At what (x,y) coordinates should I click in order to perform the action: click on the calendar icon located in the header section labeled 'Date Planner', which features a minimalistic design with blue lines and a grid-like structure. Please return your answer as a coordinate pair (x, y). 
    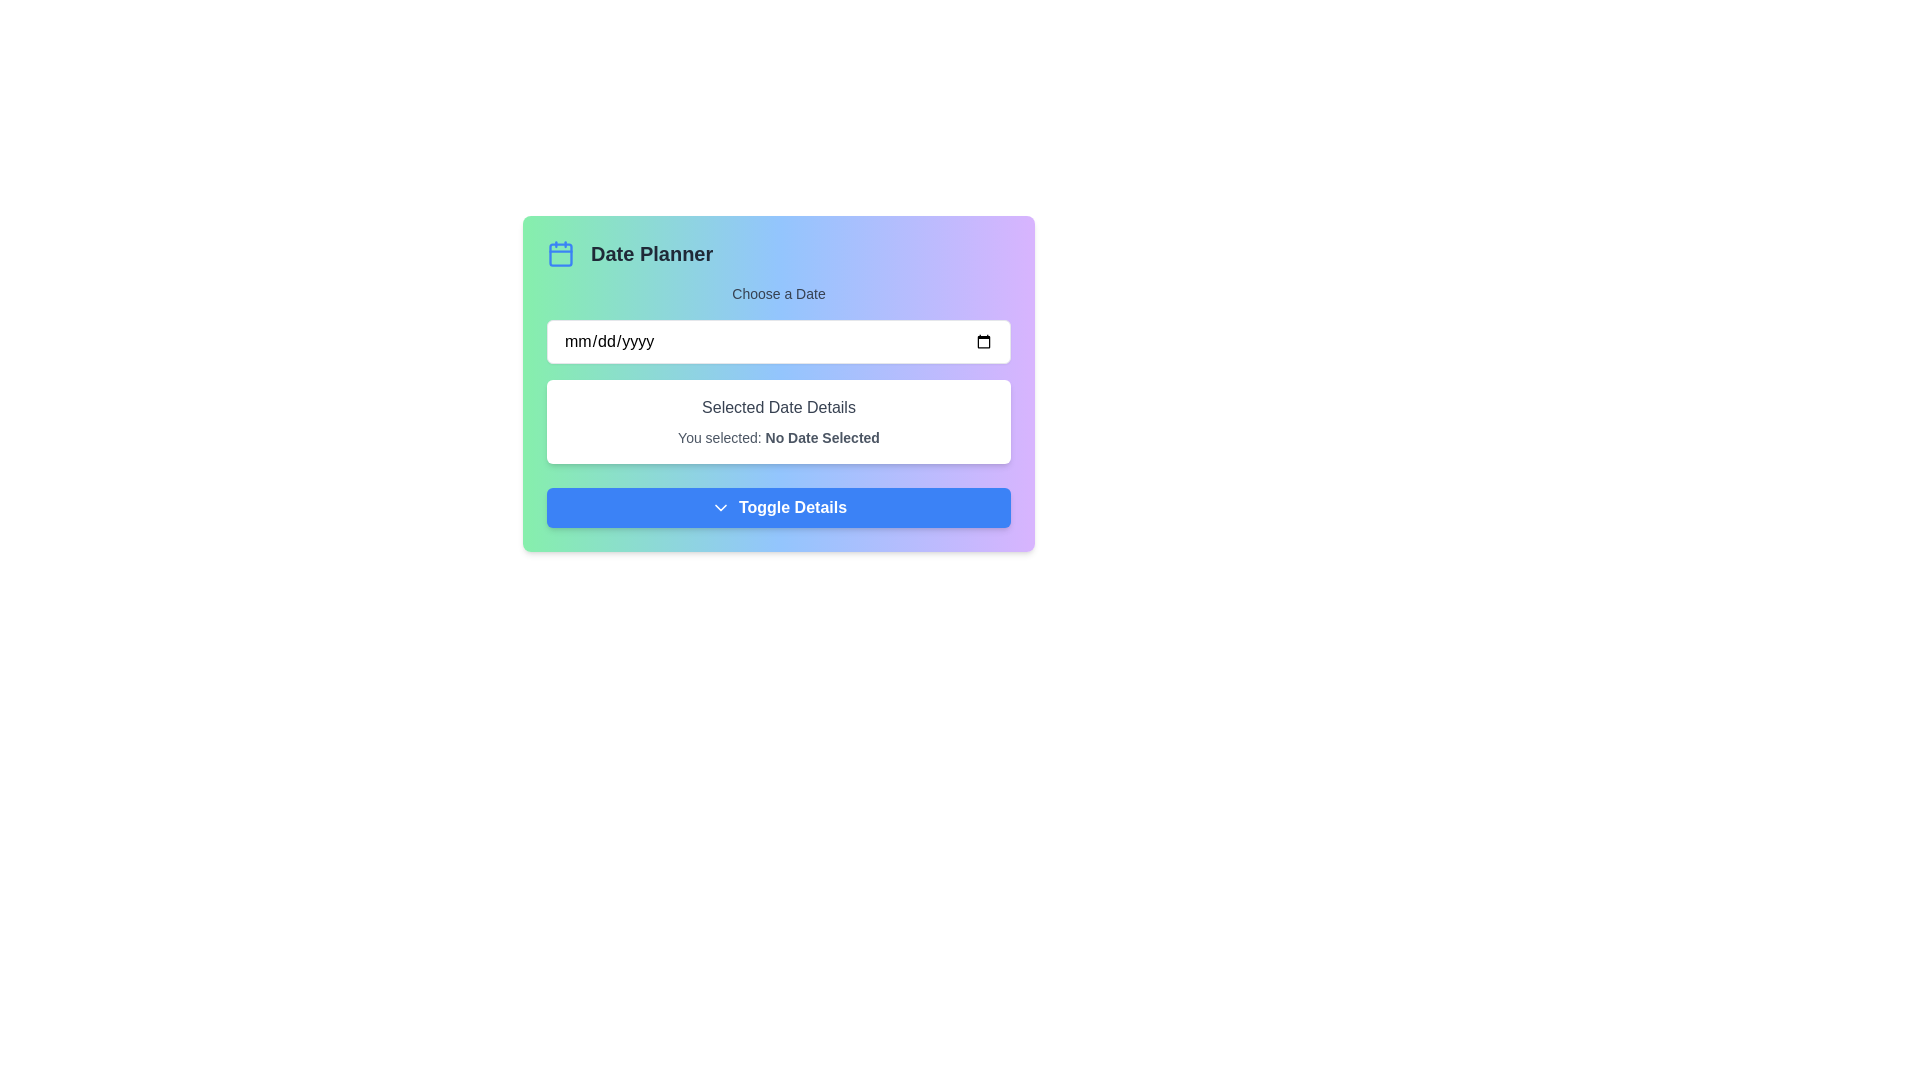
    Looking at the image, I should click on (560, 253).